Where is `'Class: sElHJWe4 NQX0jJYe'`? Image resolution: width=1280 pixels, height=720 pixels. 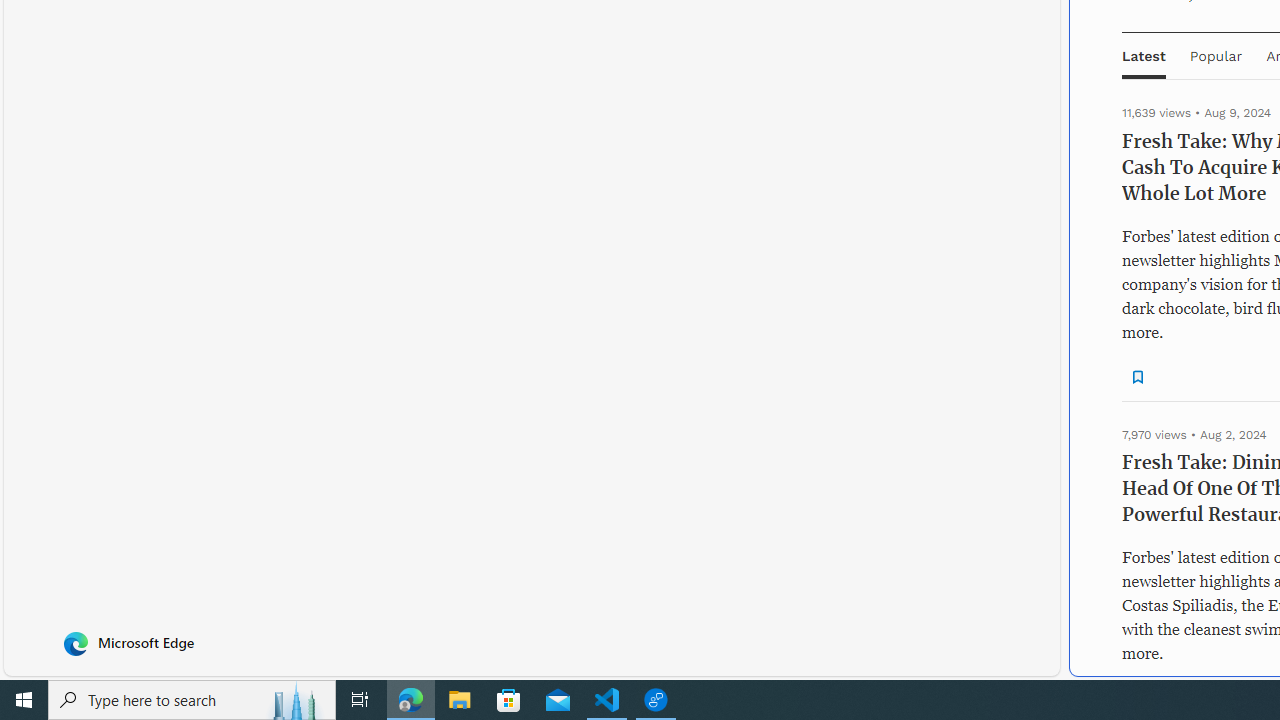
'Class: sElHJWe4 NQX0jJYe' is located at coordinates (1138, 376).